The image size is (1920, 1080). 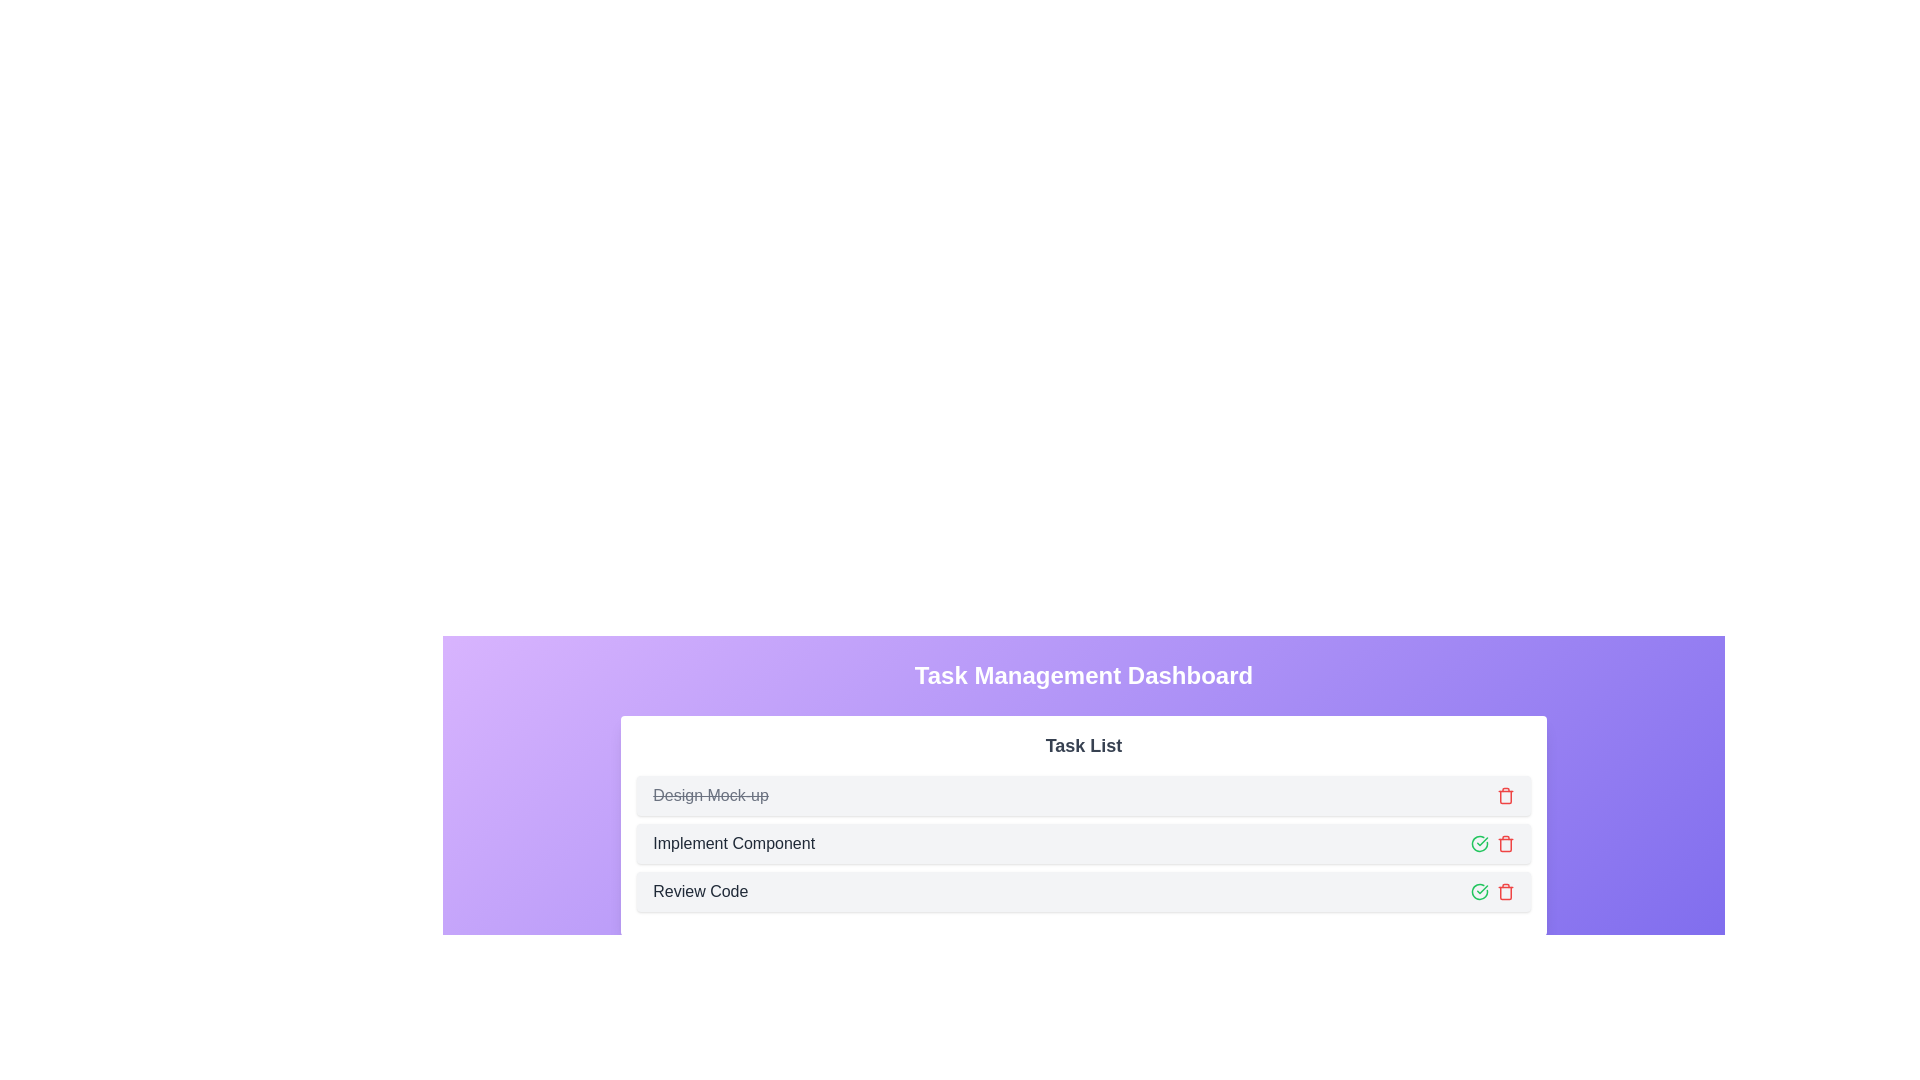 What do you see at coordinates (1083, 745) in the screenshot?
I see `the Text label that denotes the purpose of the section displaying a list of tasks, positioned at the top of the task details panel` at bounding box center [1083, 745].